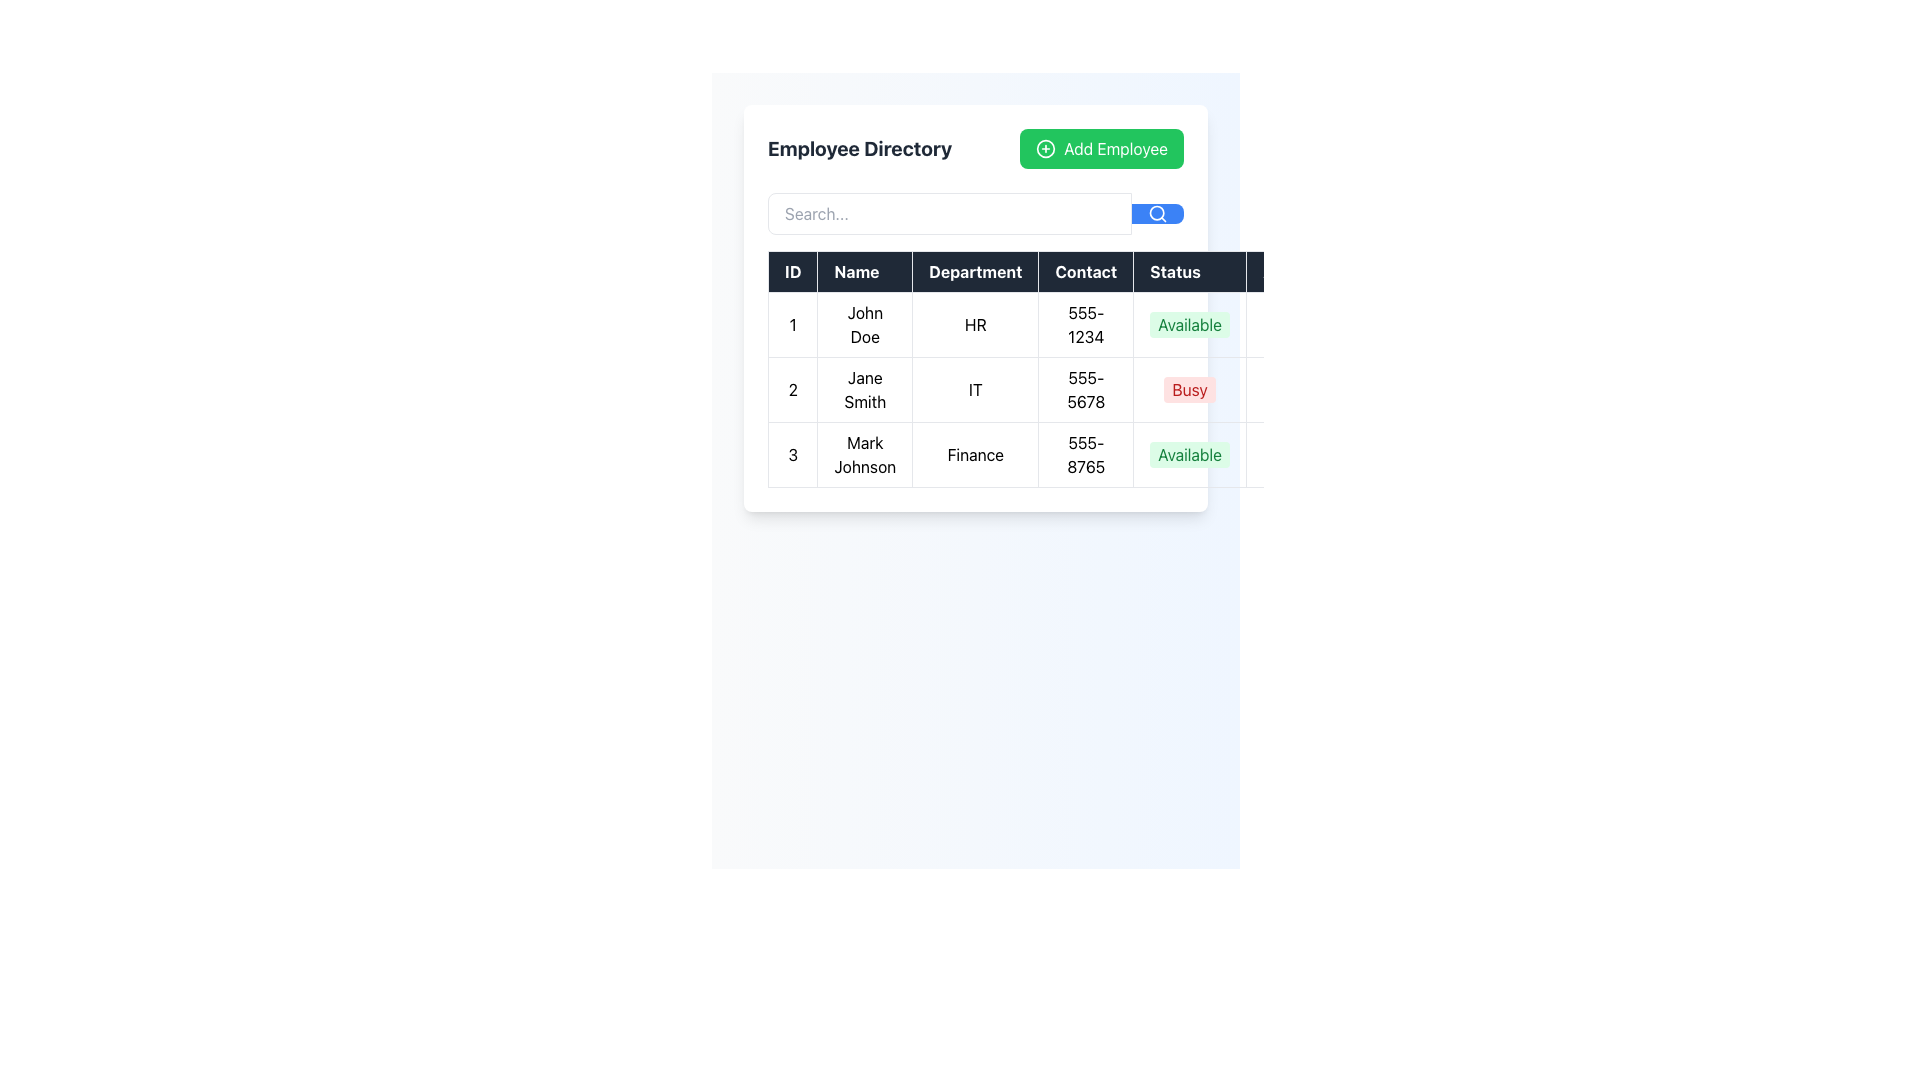 Image resolution: width=1920 pixels, height=1080 pixels. I want to click on text from the header cell labeled 'Name' in the table, located between 'ID' and 'Department', so click(865, 272).